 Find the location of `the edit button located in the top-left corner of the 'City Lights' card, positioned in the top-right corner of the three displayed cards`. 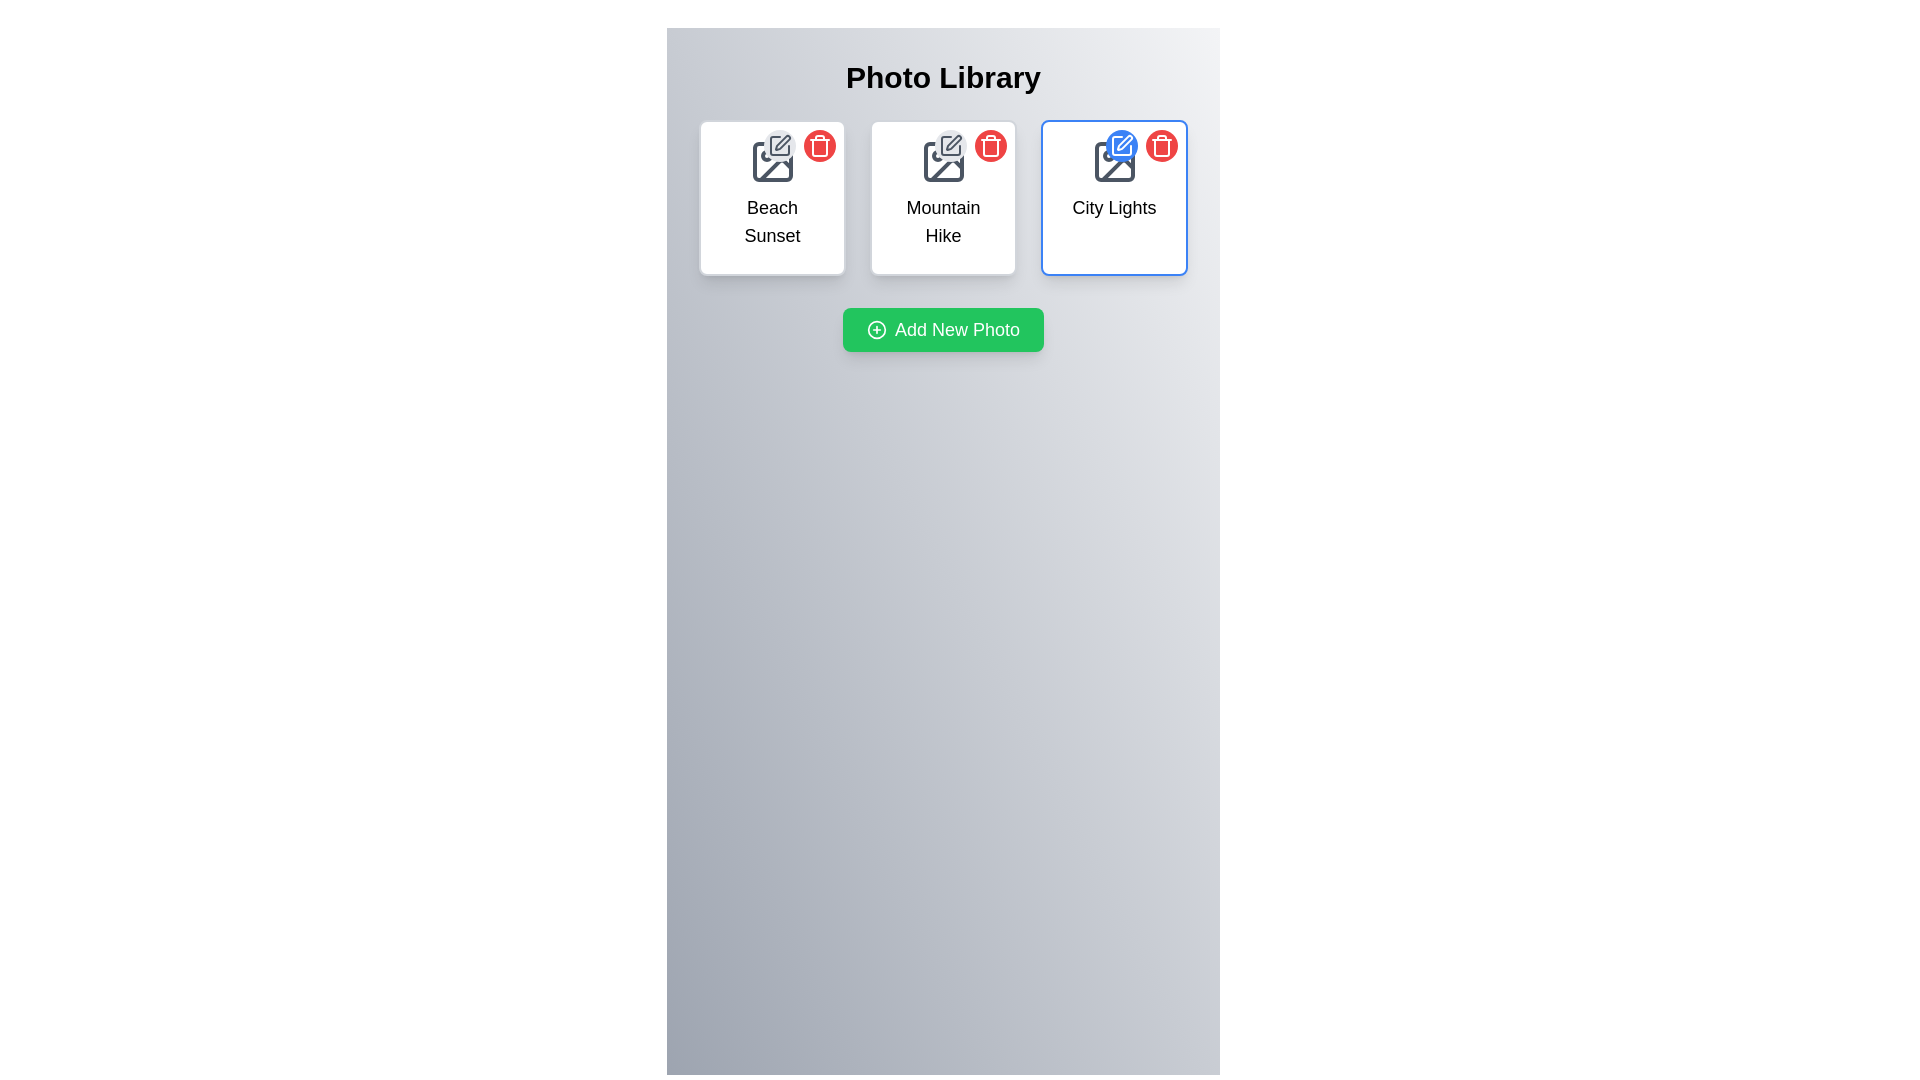

the edit button located in the top-left corner of the 'City Lights' card, positioned in the top-right corner of the three displayed cards is located at coordinates (1122, 145).